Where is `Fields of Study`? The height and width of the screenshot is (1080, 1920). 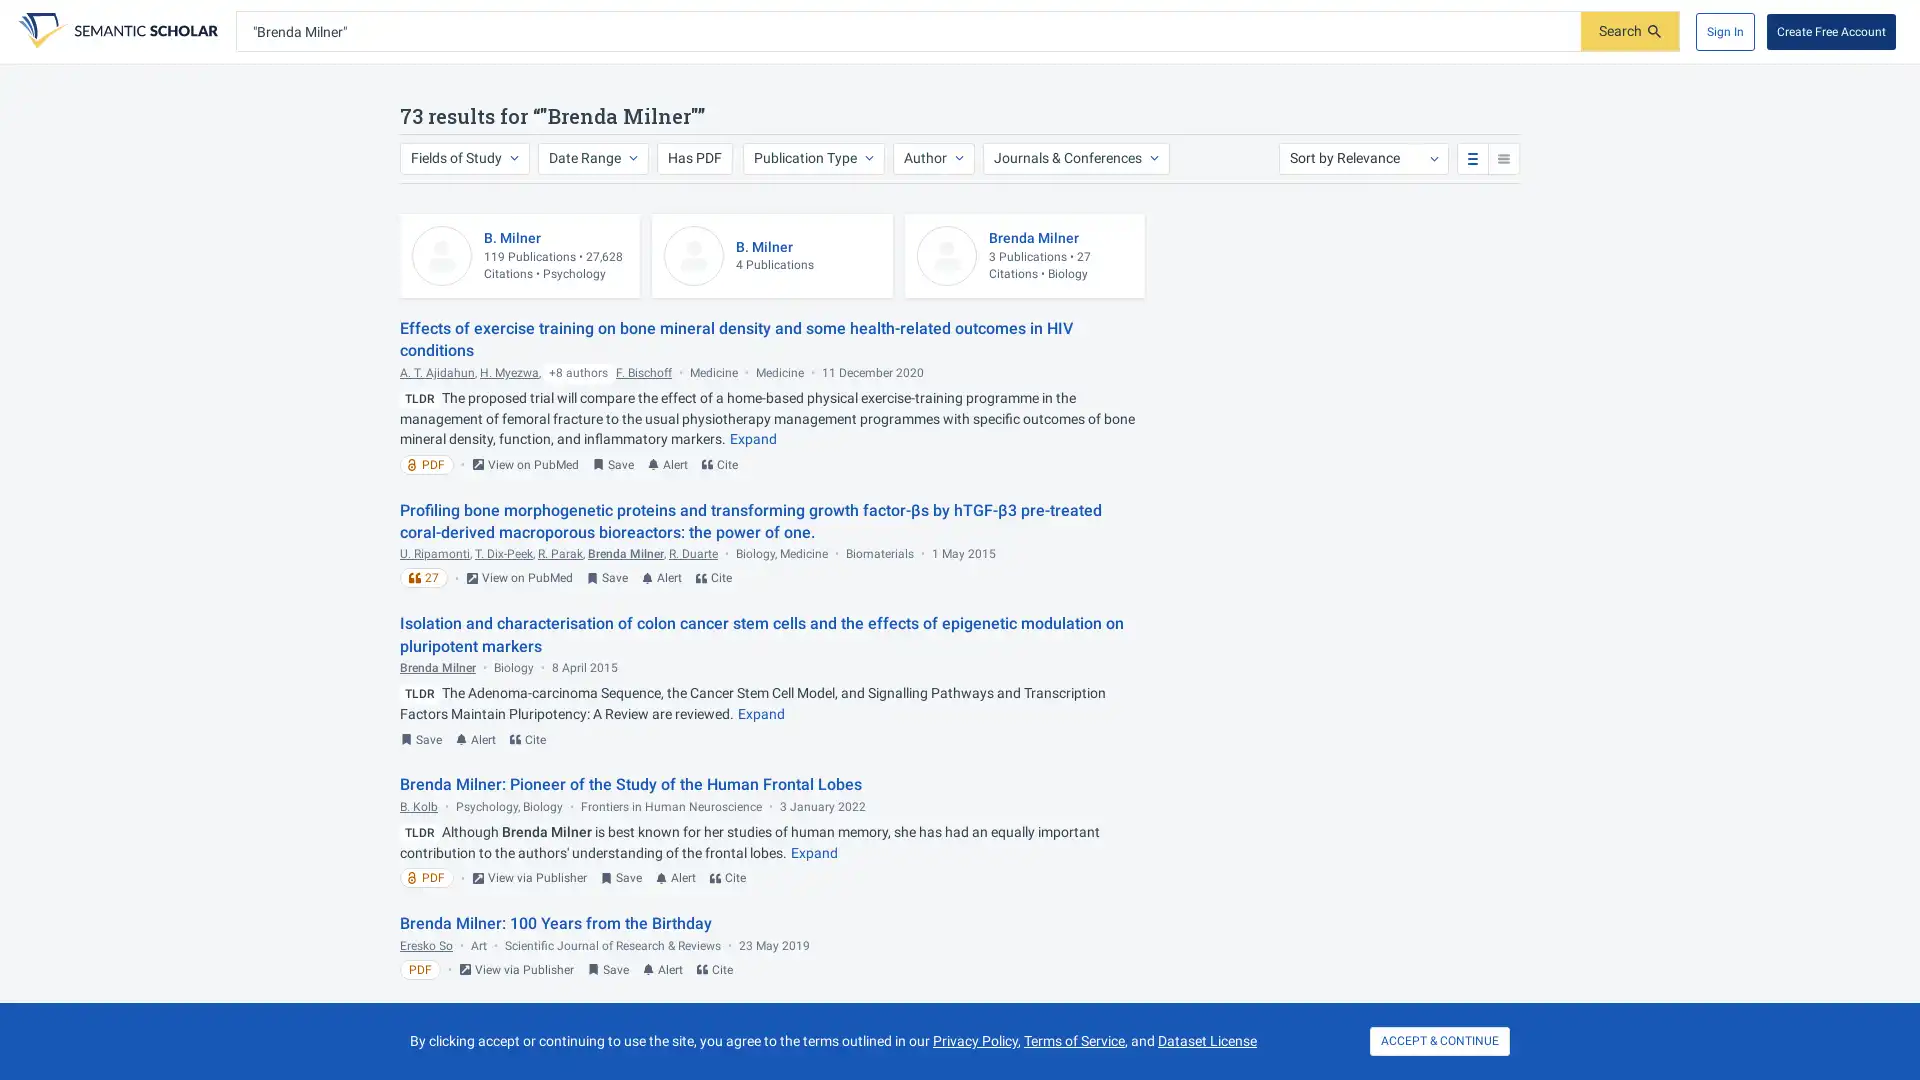 Fields of Study is located at coordinates (463, 157).